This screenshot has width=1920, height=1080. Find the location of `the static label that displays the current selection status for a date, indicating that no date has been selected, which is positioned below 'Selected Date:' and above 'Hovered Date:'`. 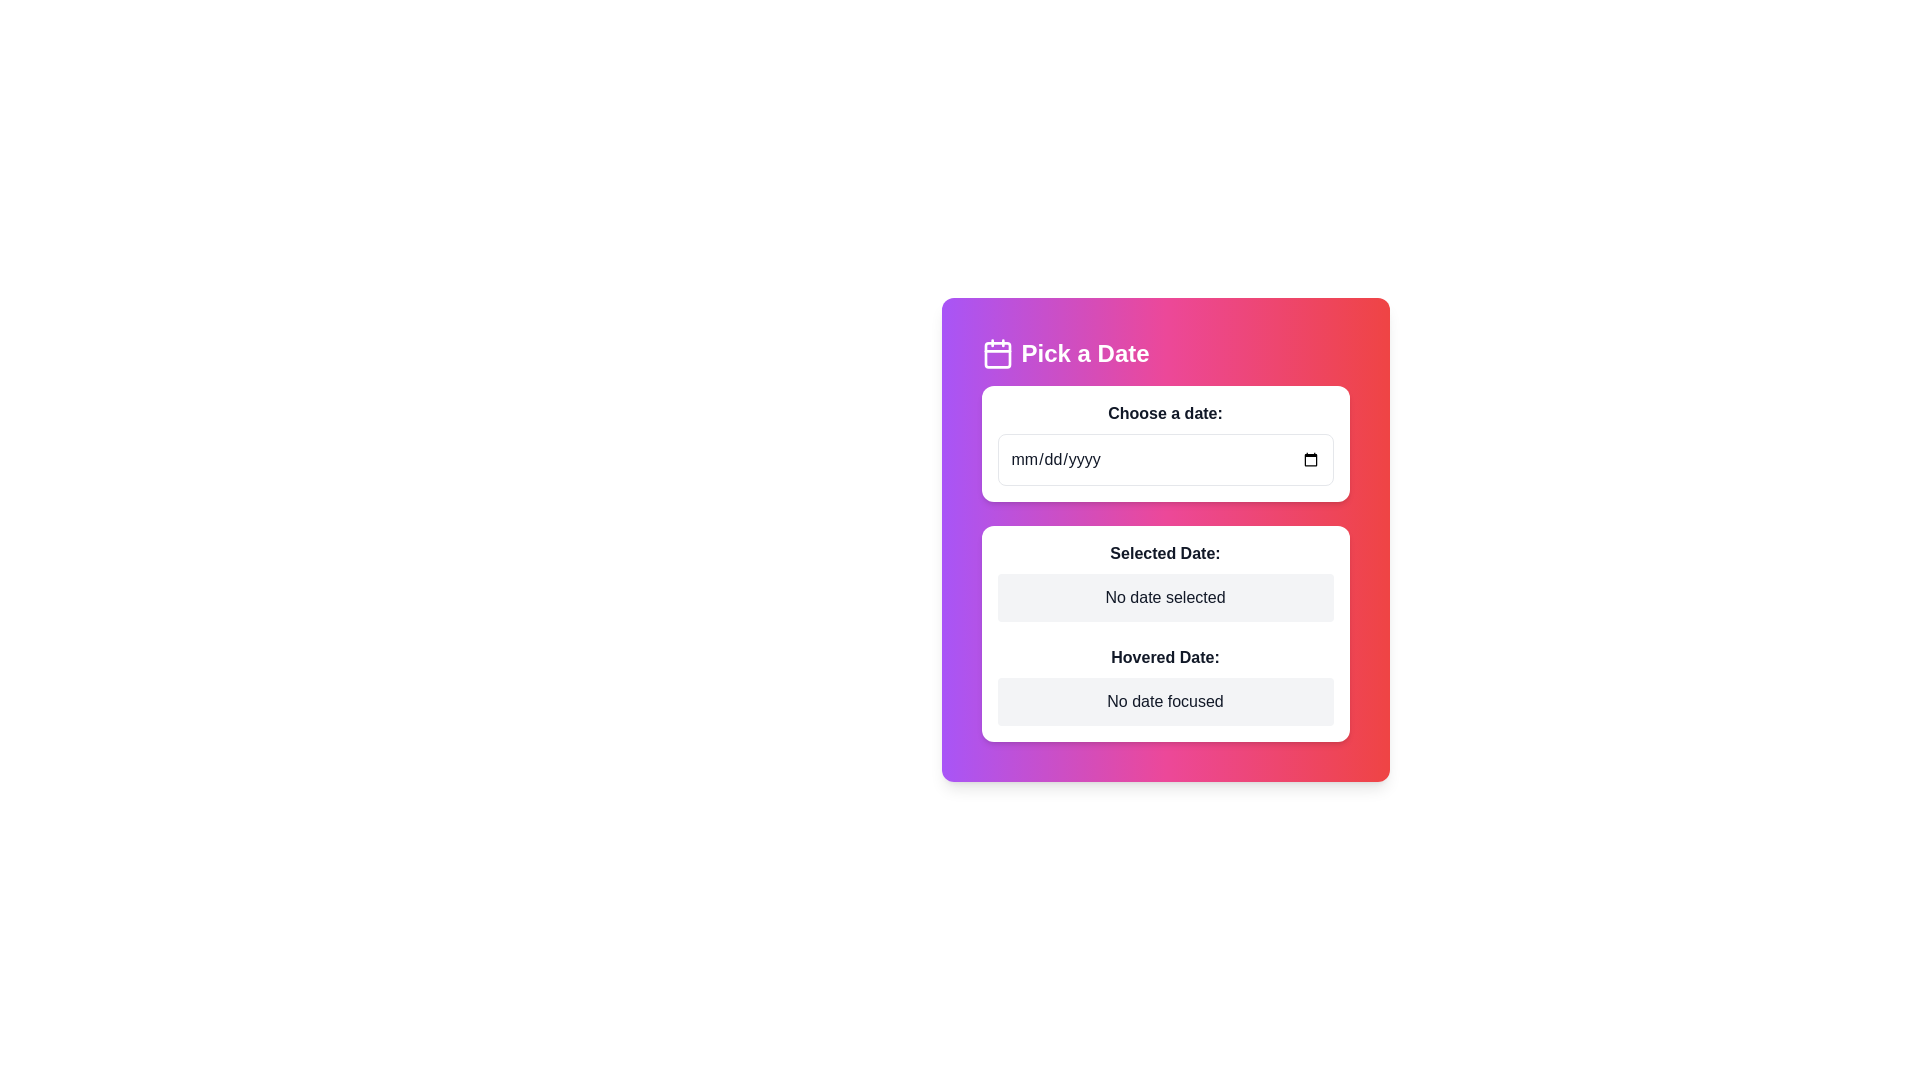

the static label that displays the current selection status for a date, indicating that no date has been selected, which is positioned below 'Selected Date:' and above 'Hovered Date:' is located at coordinates (1165, 596).